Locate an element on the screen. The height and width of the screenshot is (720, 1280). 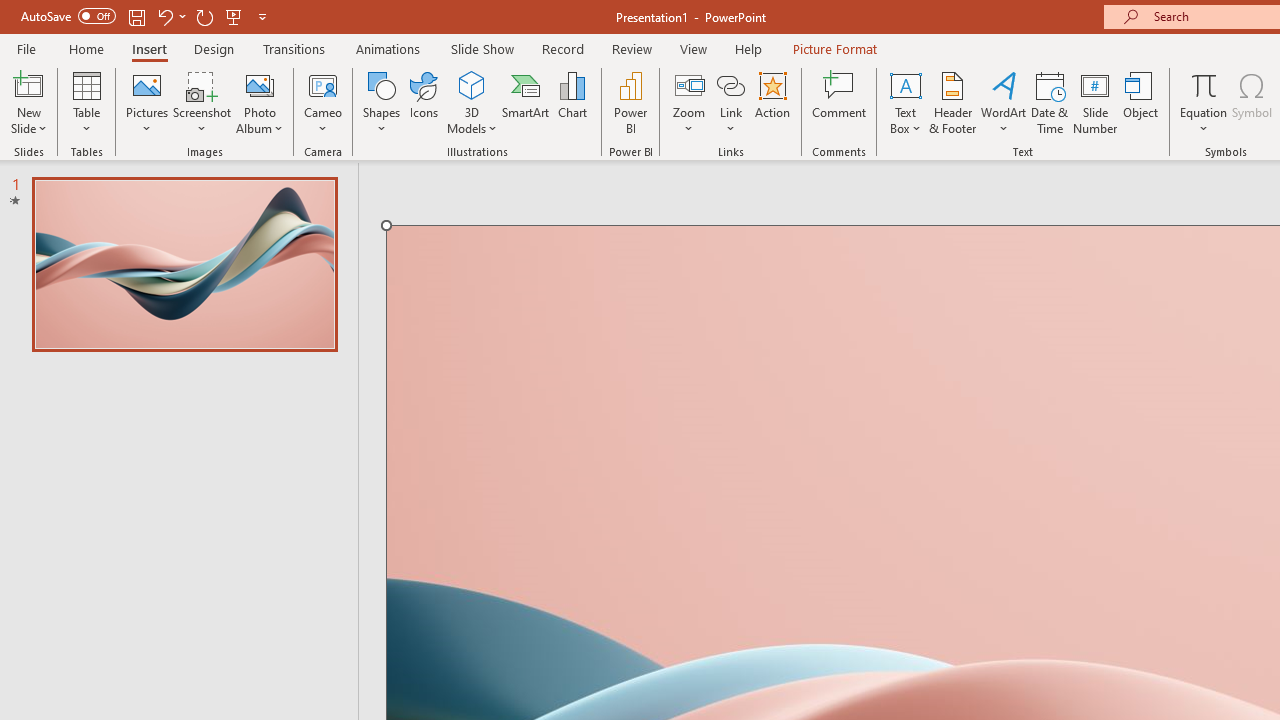
'New Photo Album...' is located at coordinates (258, 84).